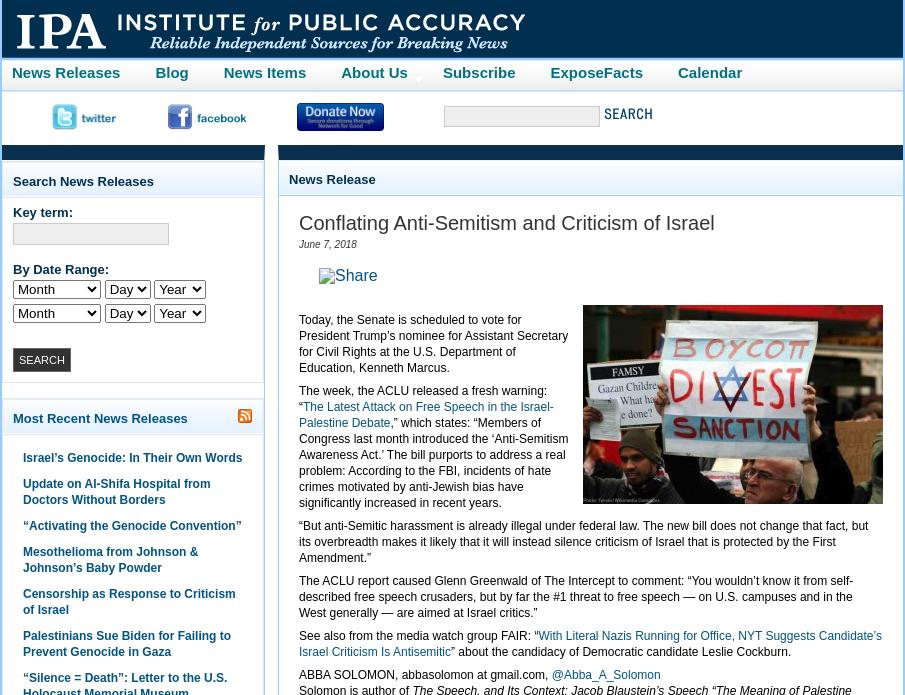 The image size is (905, 695). I want to click on 'The ACLU report caused Glenn Greenwald of The Intercept to comment: “You wouldn’t know it from self-described free speech crusaders, but by far the #1 threat to free speech — on U.S. campuses and in the West generally — are aimed at Israel critics.”', so click(576, 597).